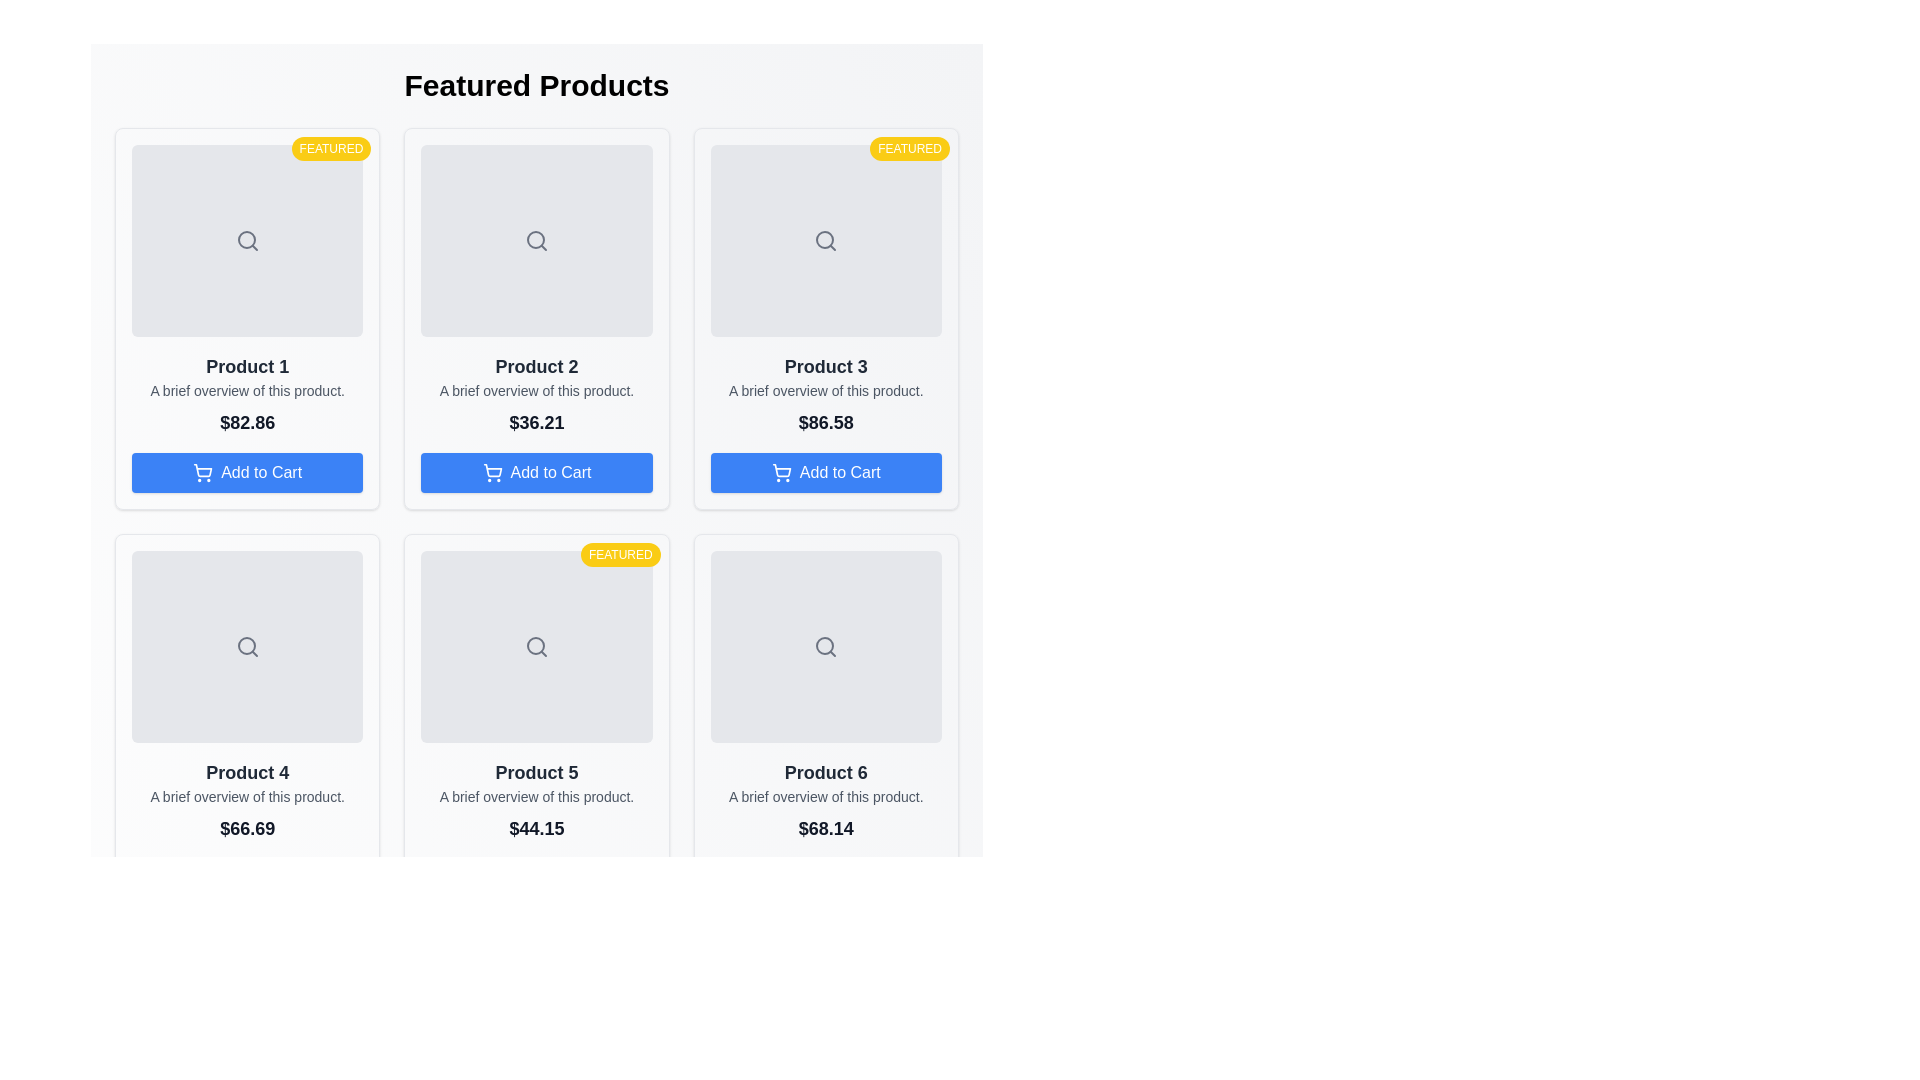  What do you see at coordinates (246, 829) in the screenshot?
I see `price displayed in the text label for 'Product 4', located in the second row, first column of the product card, below the product description and above the 'Add to Cart' button` at bounding box center [246, 829].